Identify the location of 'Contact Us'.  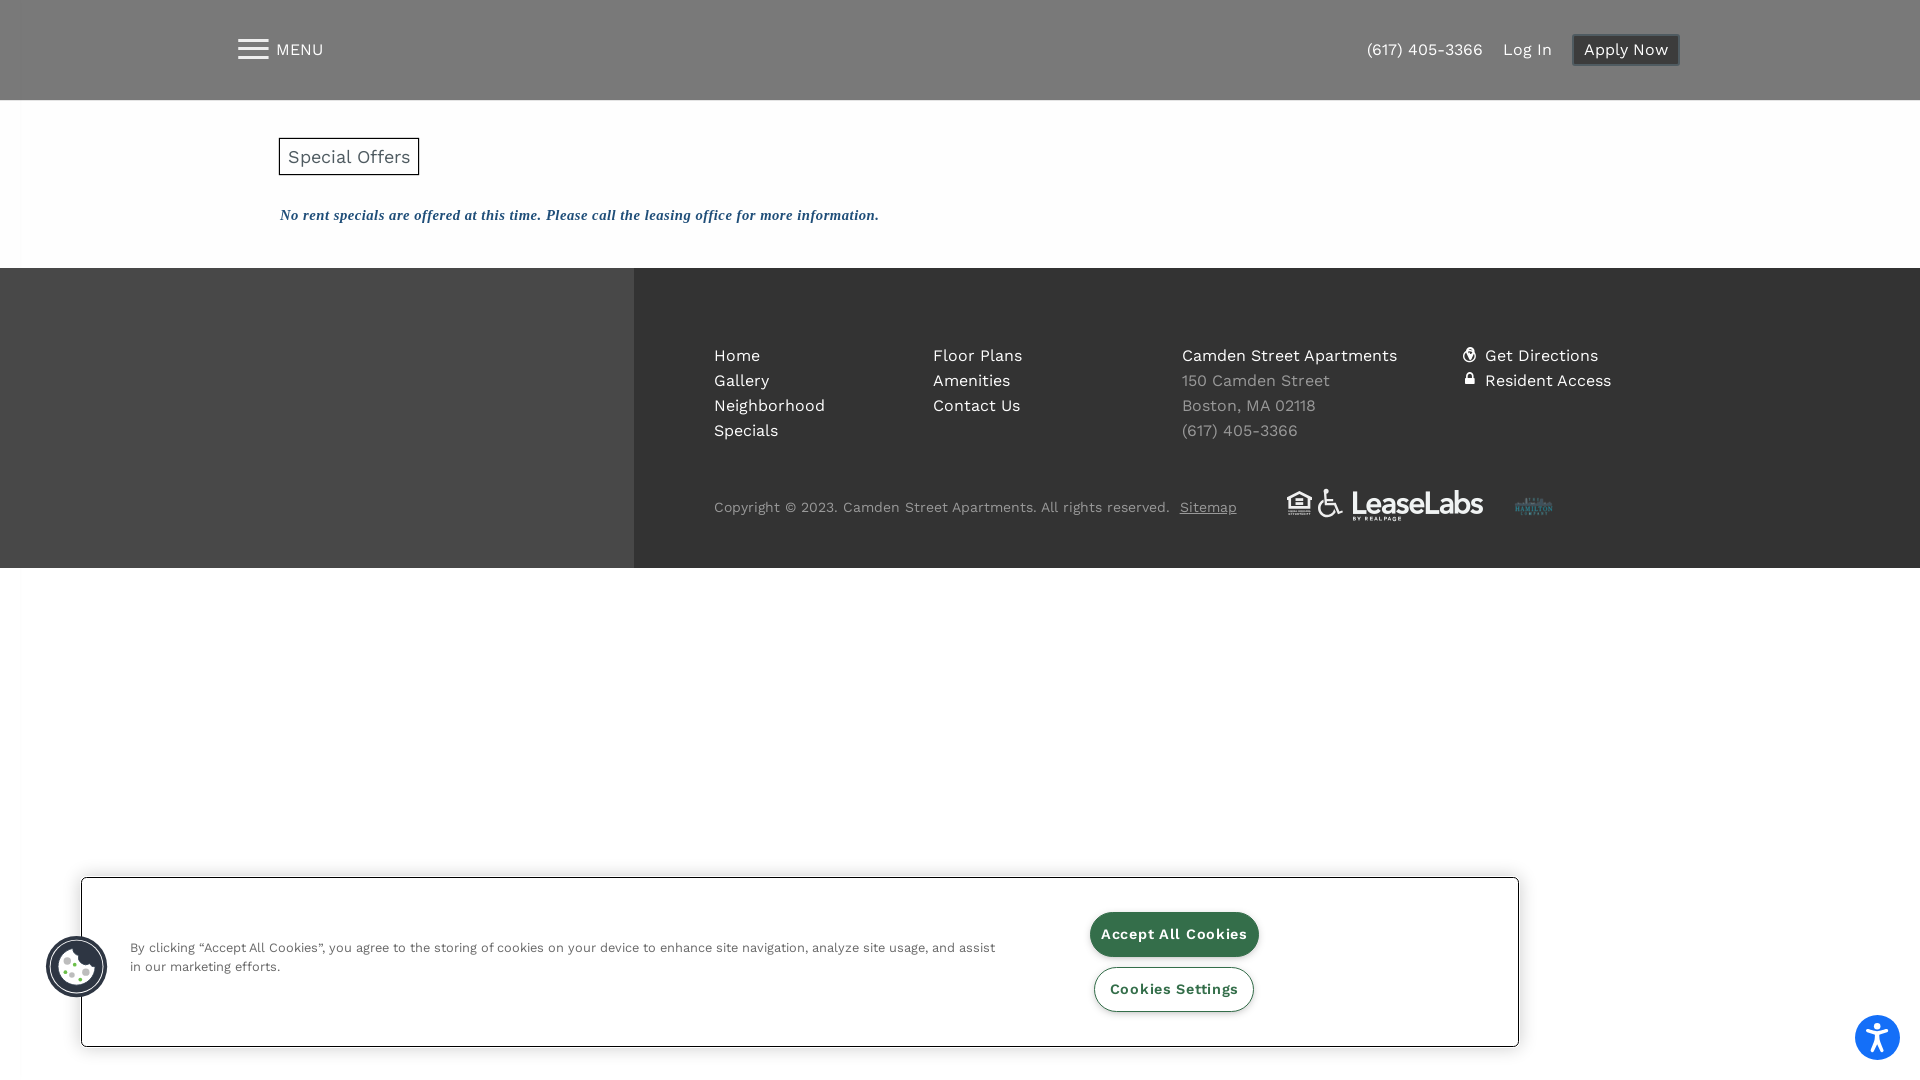
(976, 405).